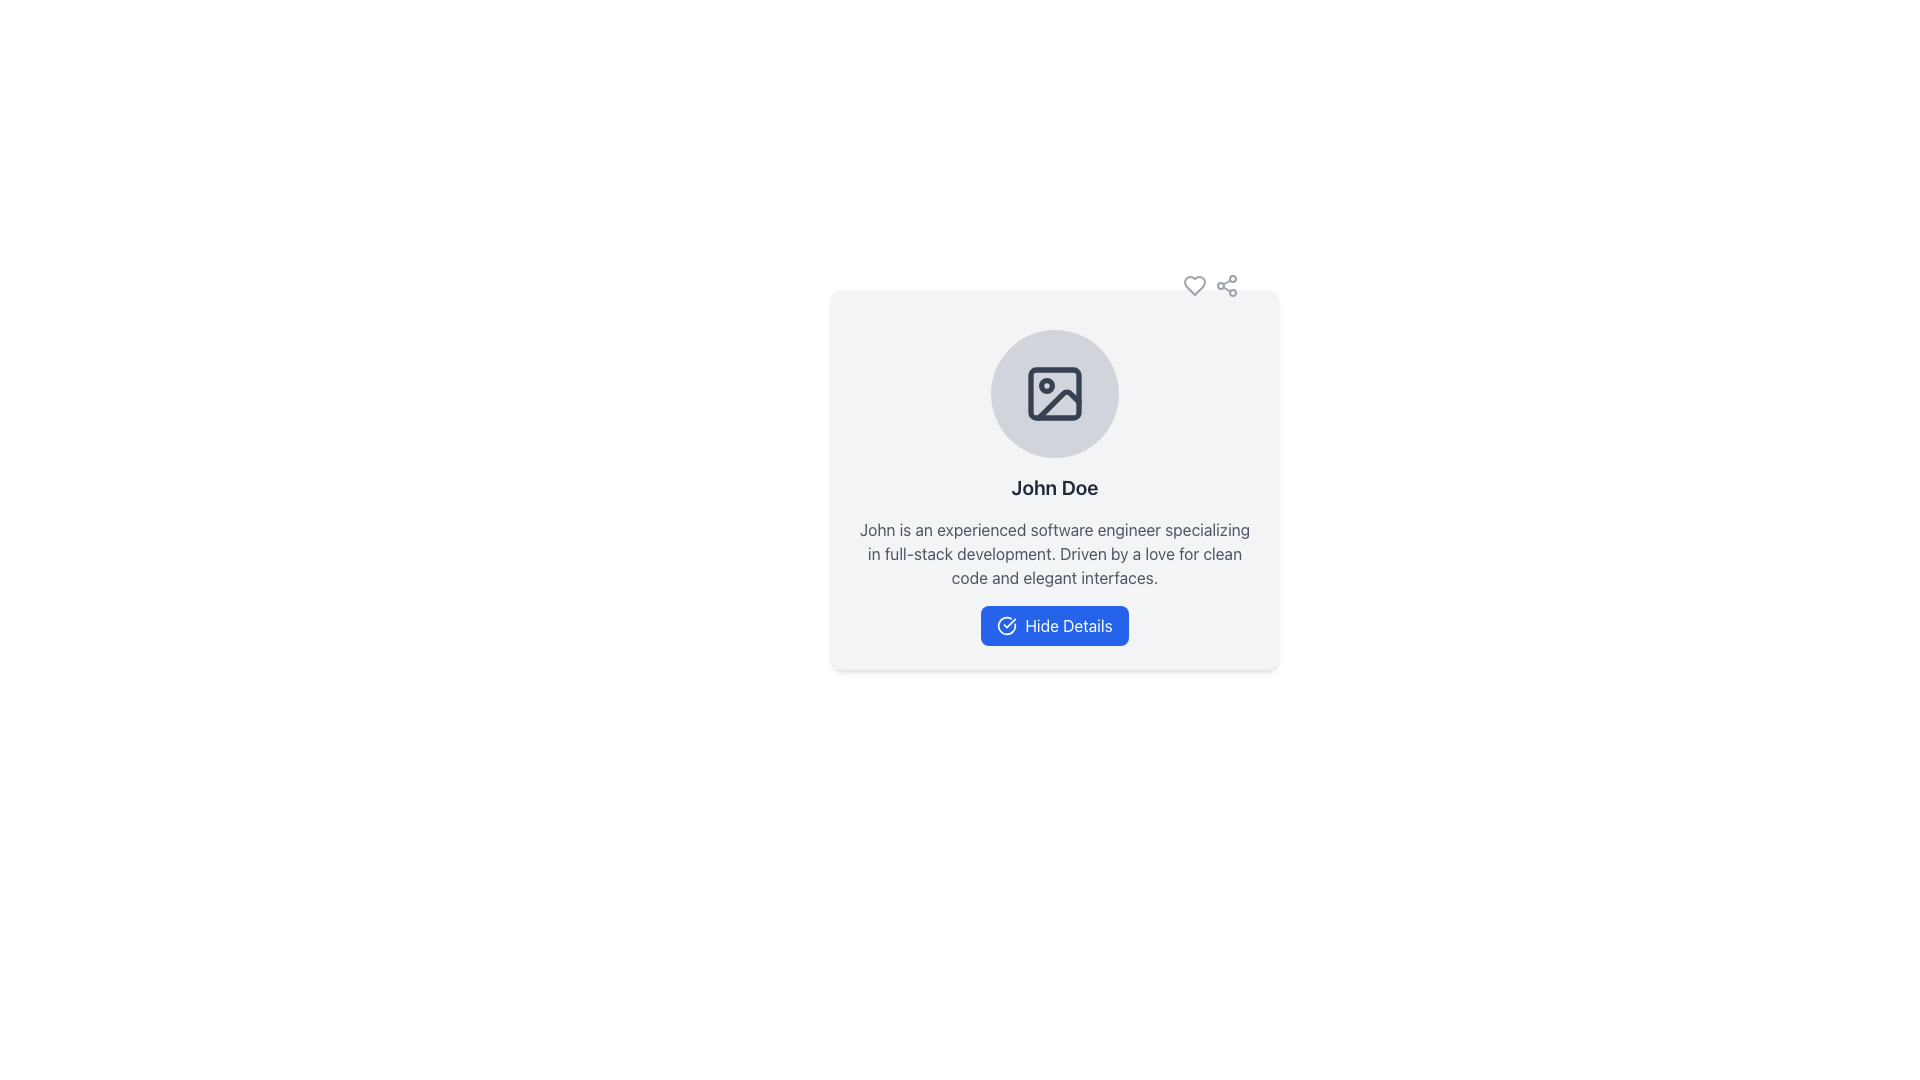 The height and width of the screenshot is (1080, 1920). What do you see at coordinates (1054, 393) in the screenshot?
I see `the icon element that depicts a mountain-like shape with a circular object above it, colored dark gray, located at the top center of a card-like layout` at bounding box center [1054, 393].